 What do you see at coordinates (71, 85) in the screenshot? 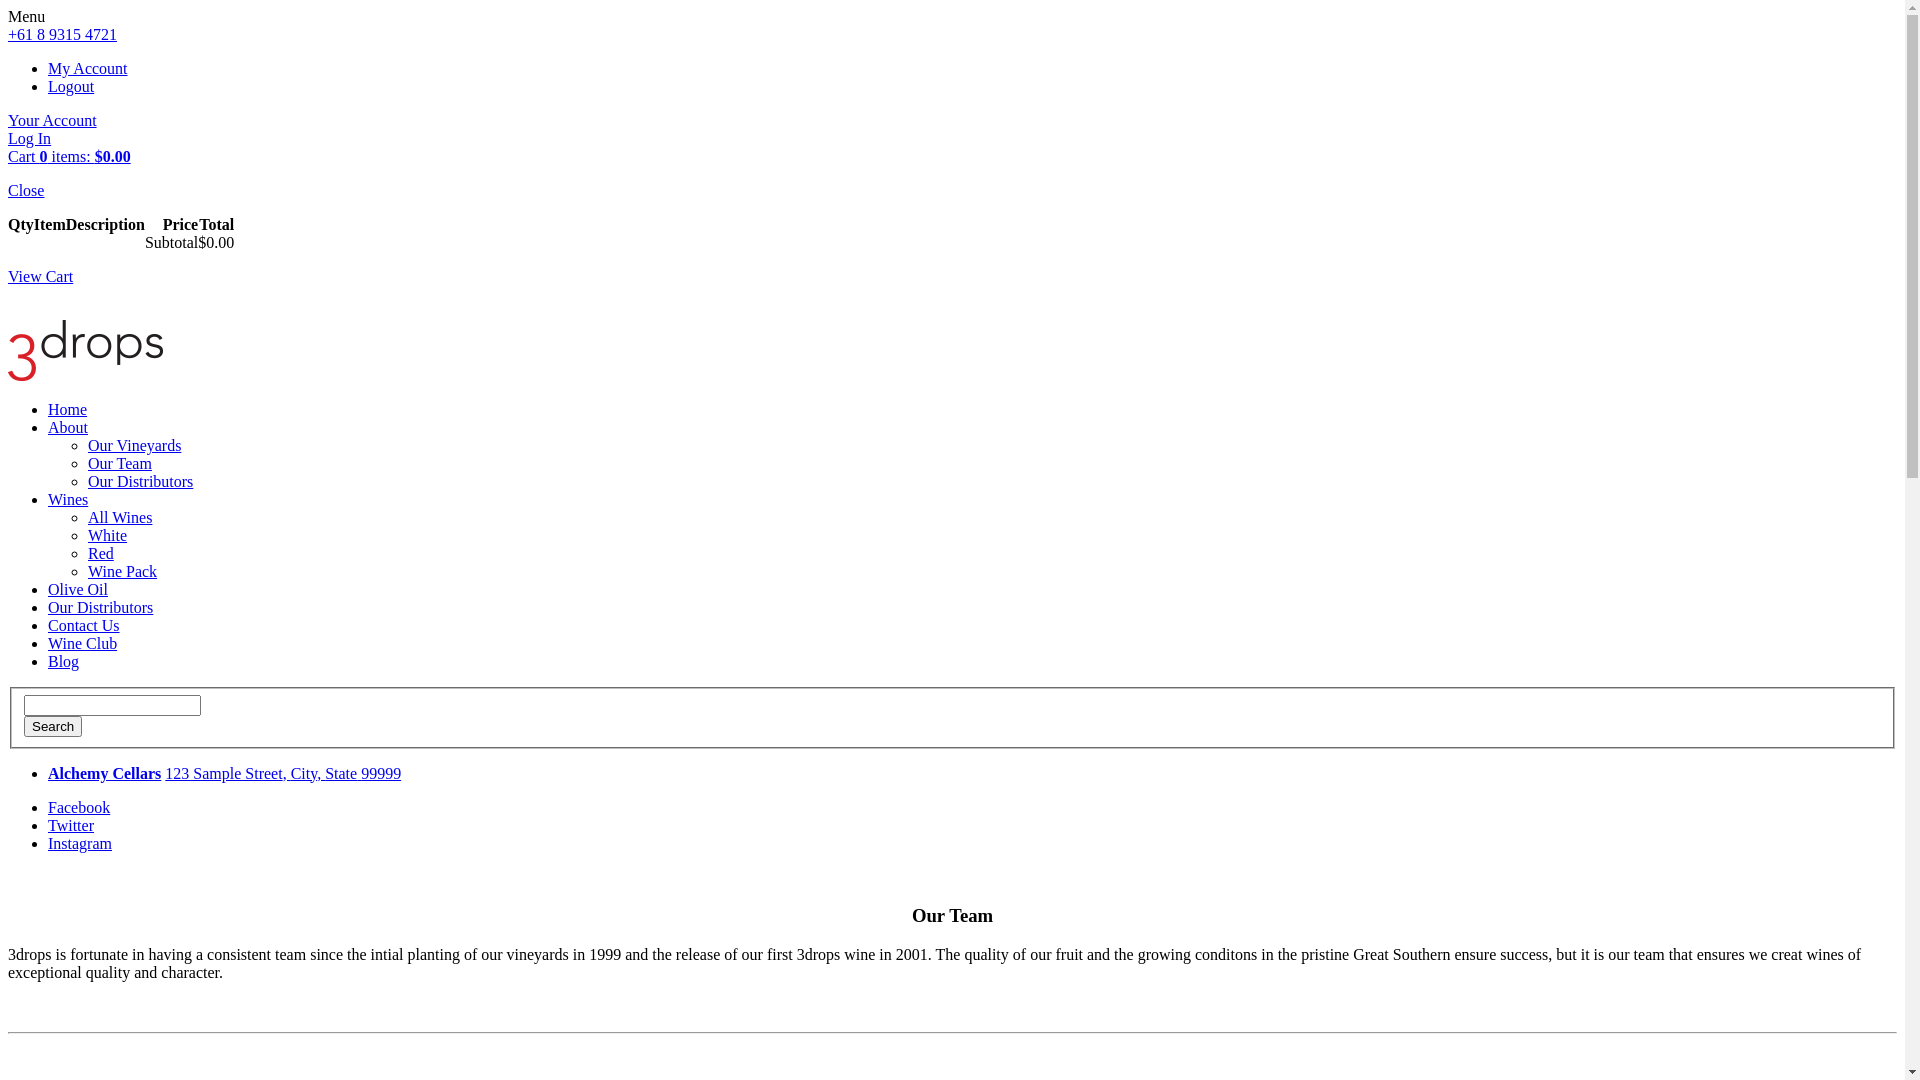
I see `'Logout'` at bounding box center [71, 85].